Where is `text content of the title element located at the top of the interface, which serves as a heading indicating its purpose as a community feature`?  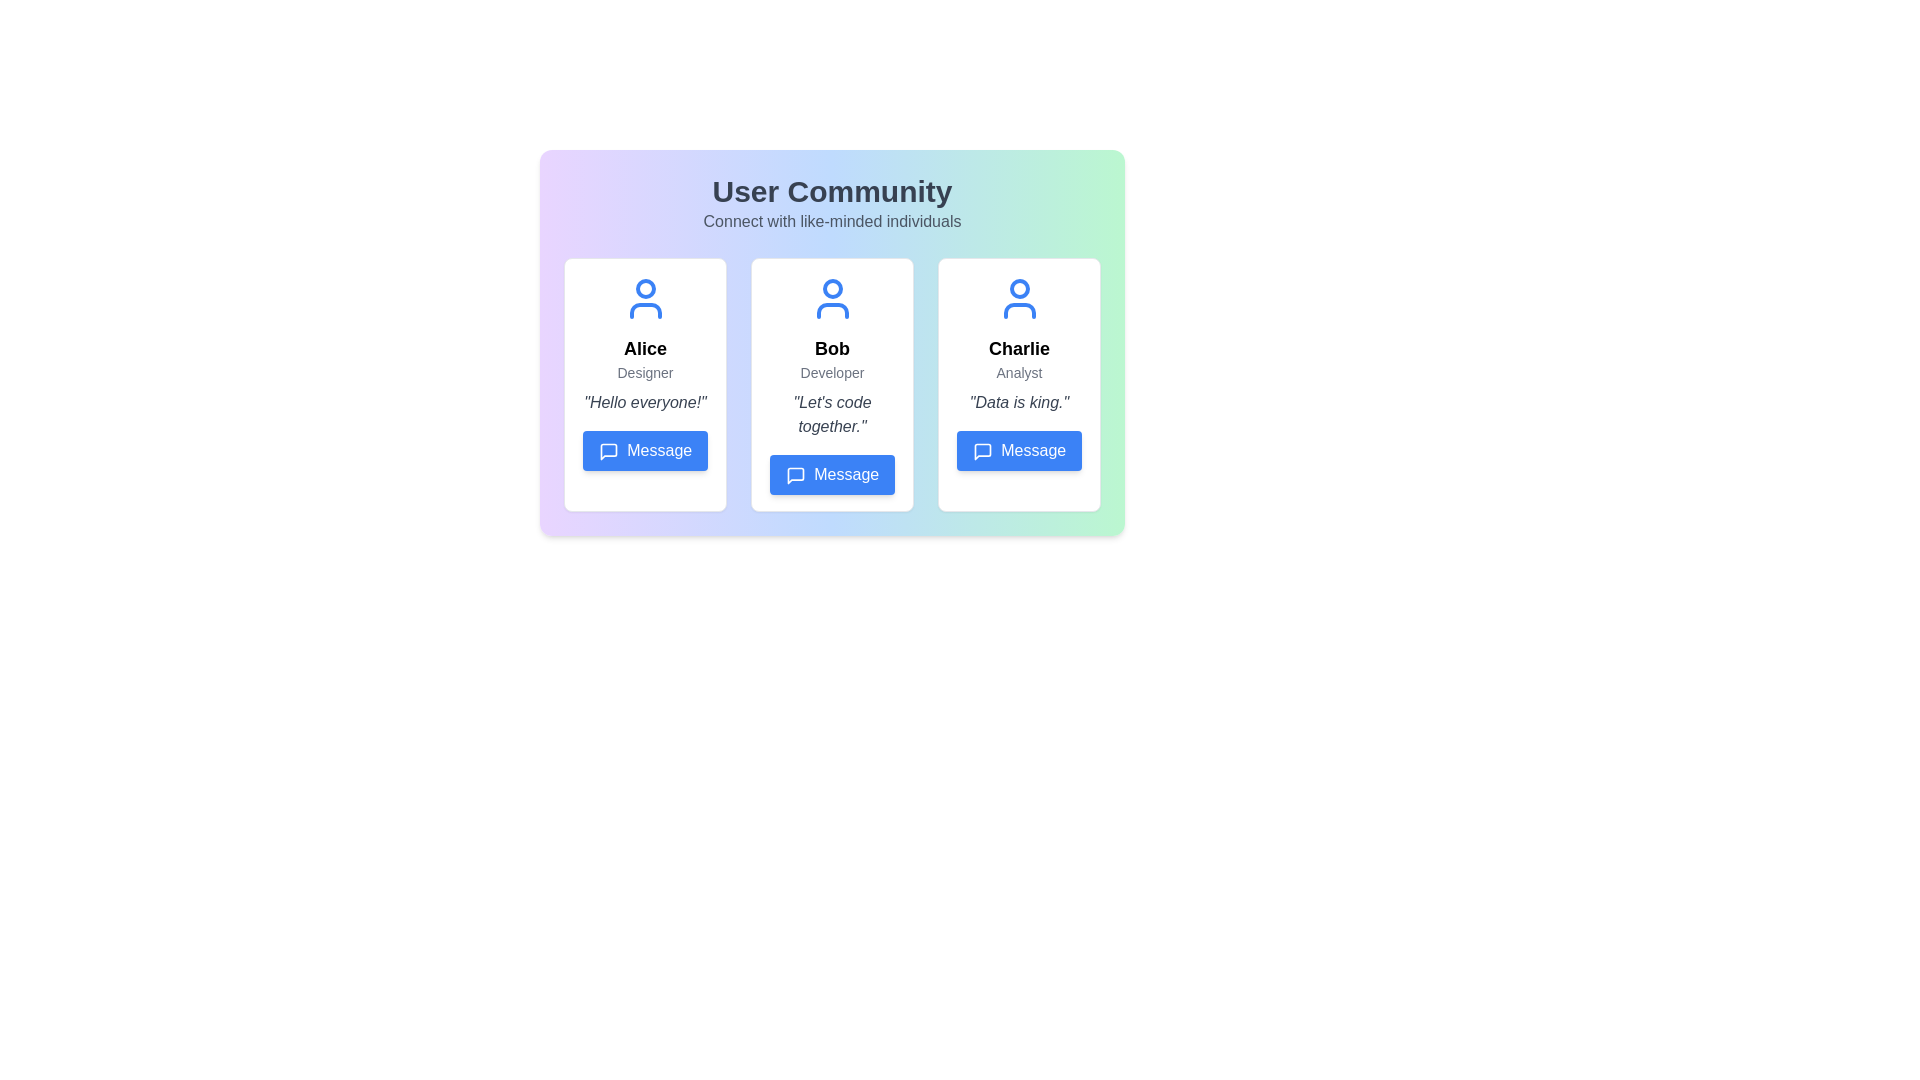 text content of the title element located at the top of the interface, which serves as a heading indicating its purpose as a community feature is located at coordinates (832, 192).